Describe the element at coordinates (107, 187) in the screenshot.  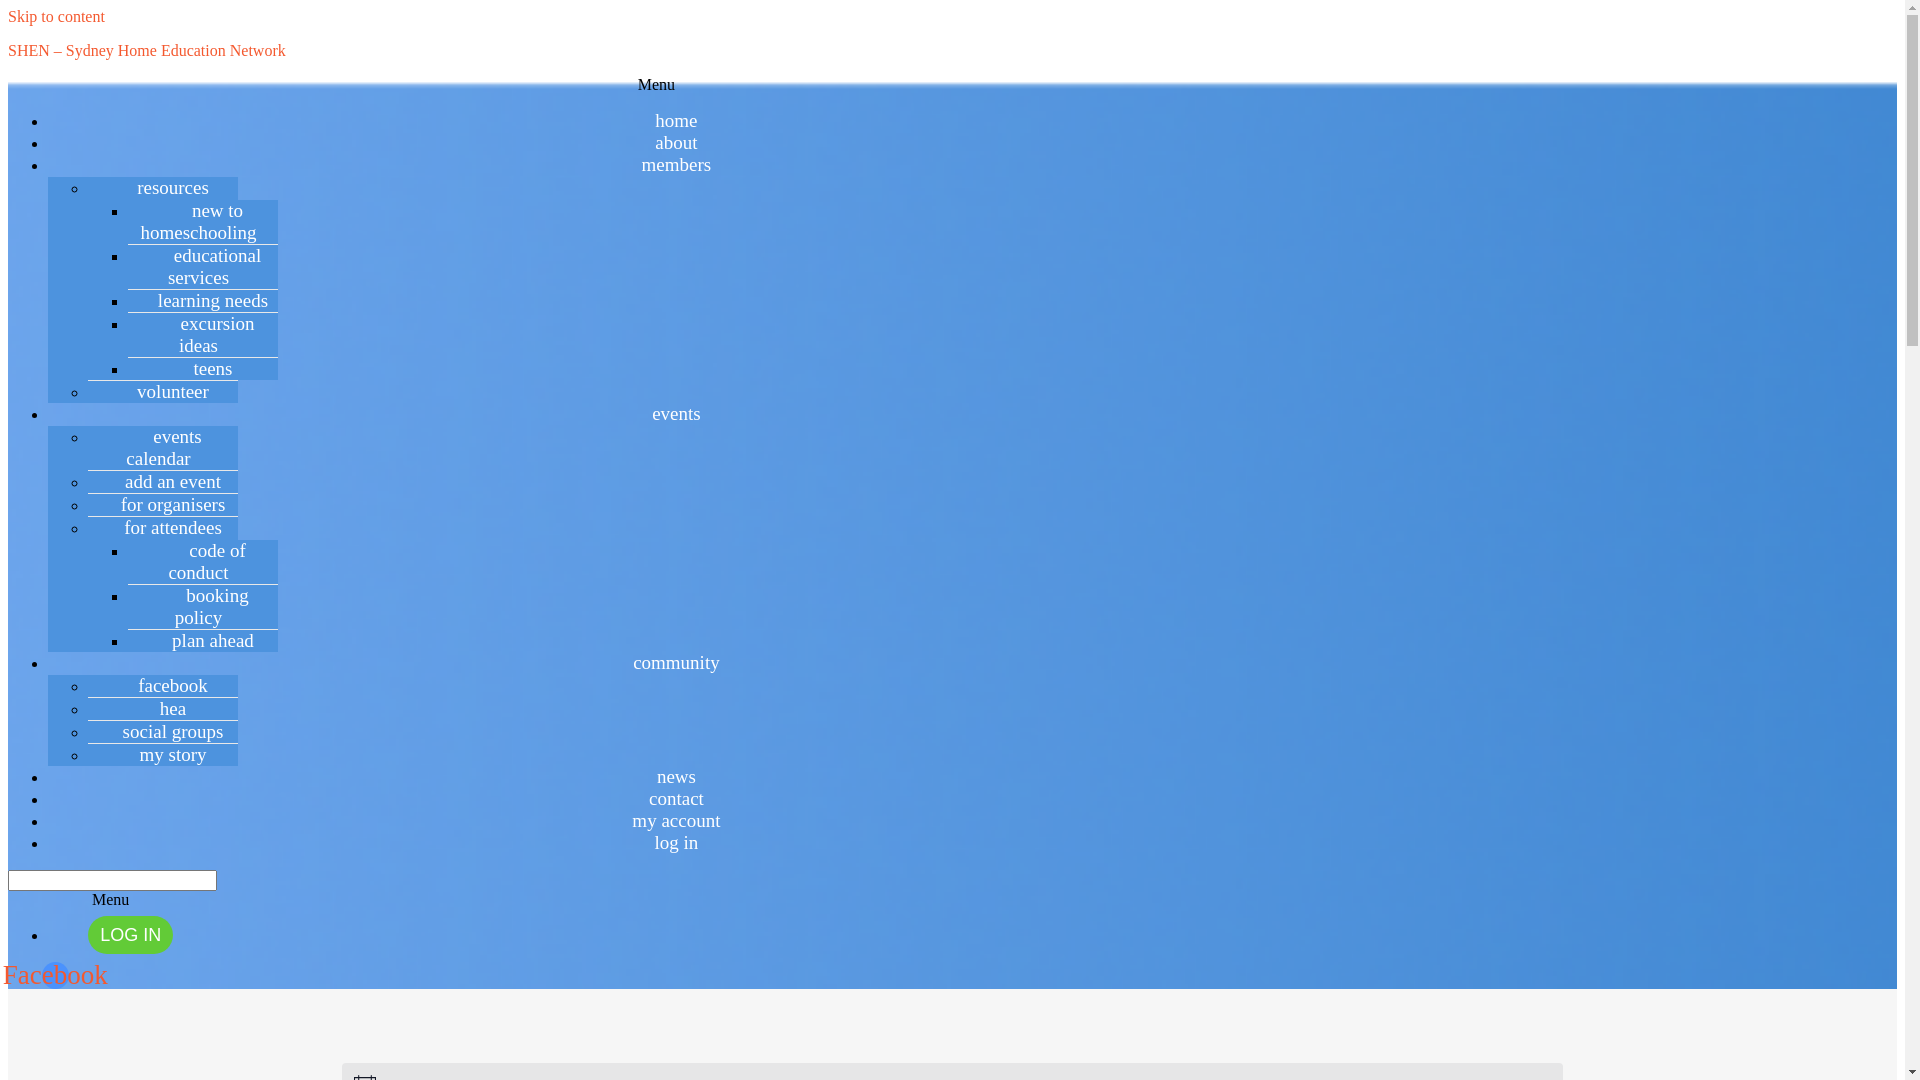
I see `'resources'` at that location.